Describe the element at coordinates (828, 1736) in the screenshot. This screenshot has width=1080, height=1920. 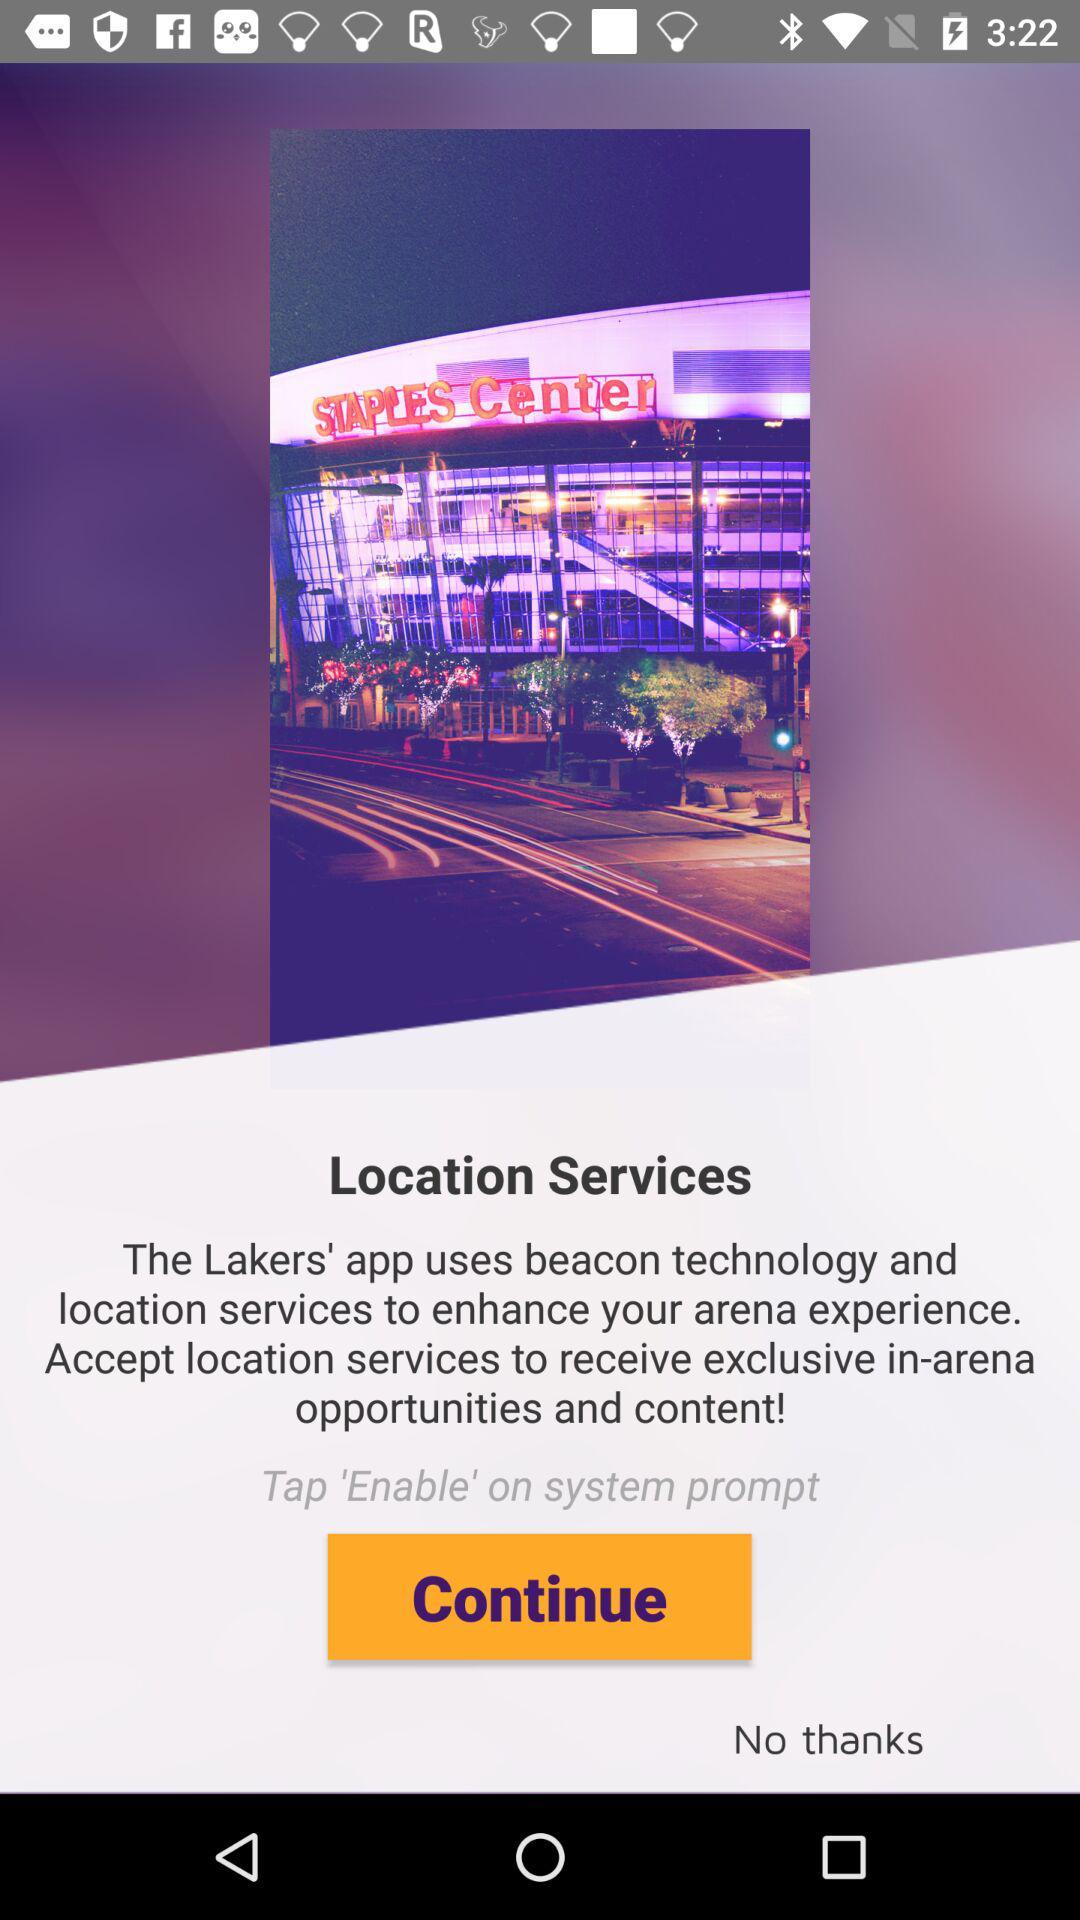
I see `icon below continue item` at that location.